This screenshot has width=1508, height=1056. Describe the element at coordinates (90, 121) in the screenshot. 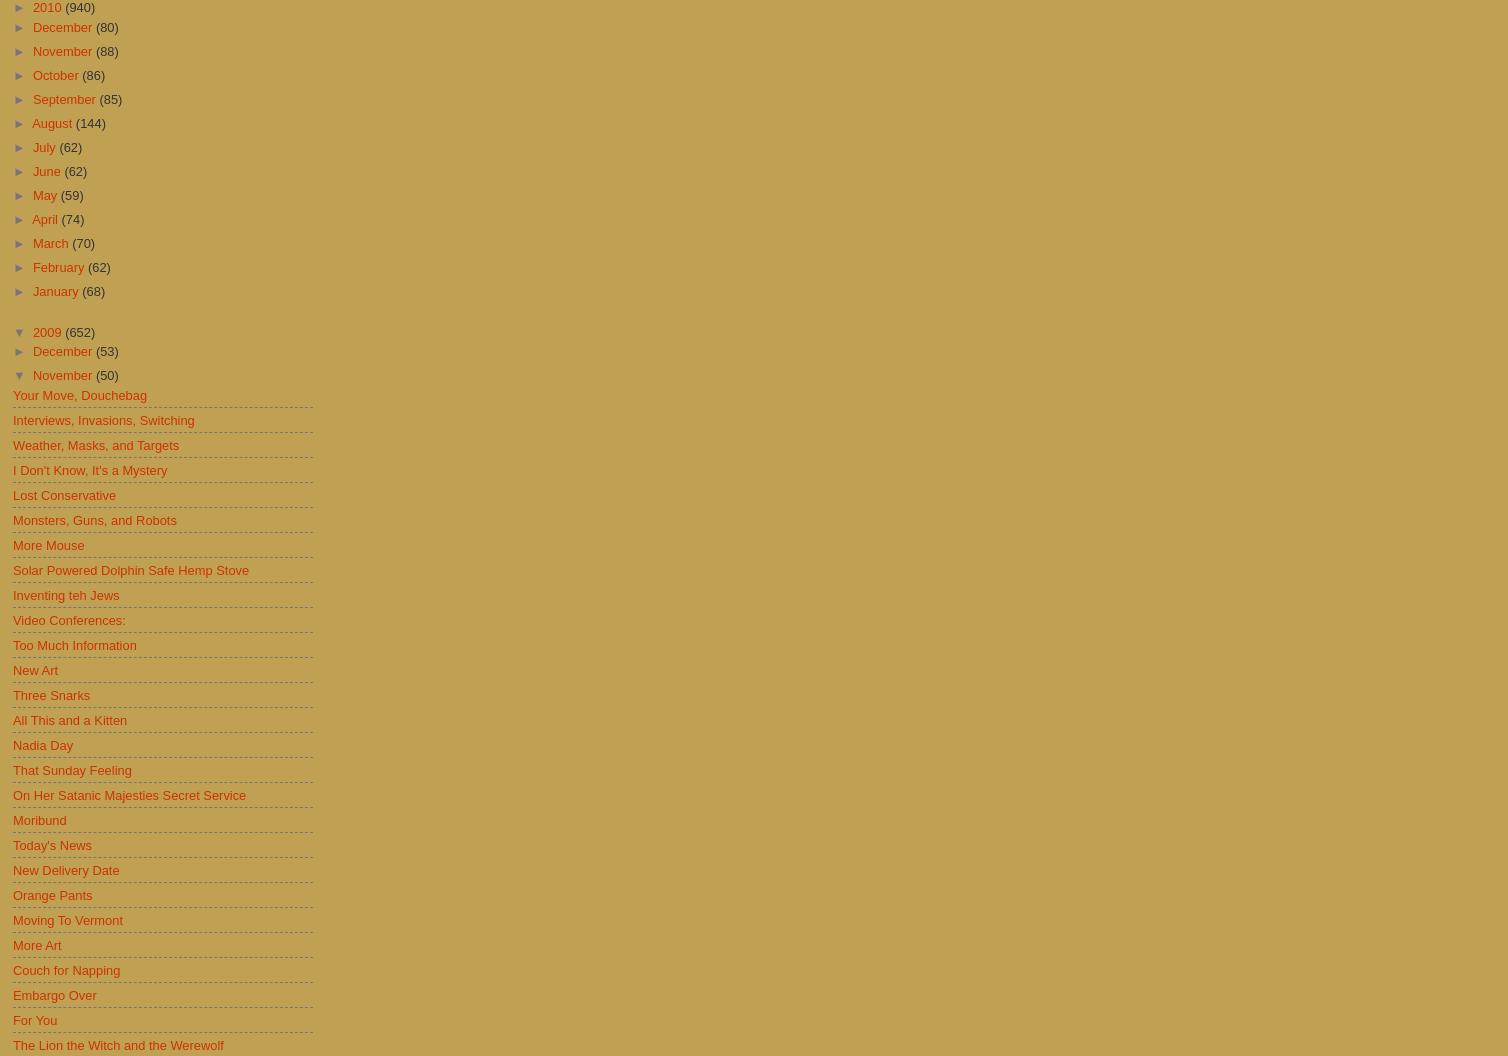

I see `'(144)'` at that location.